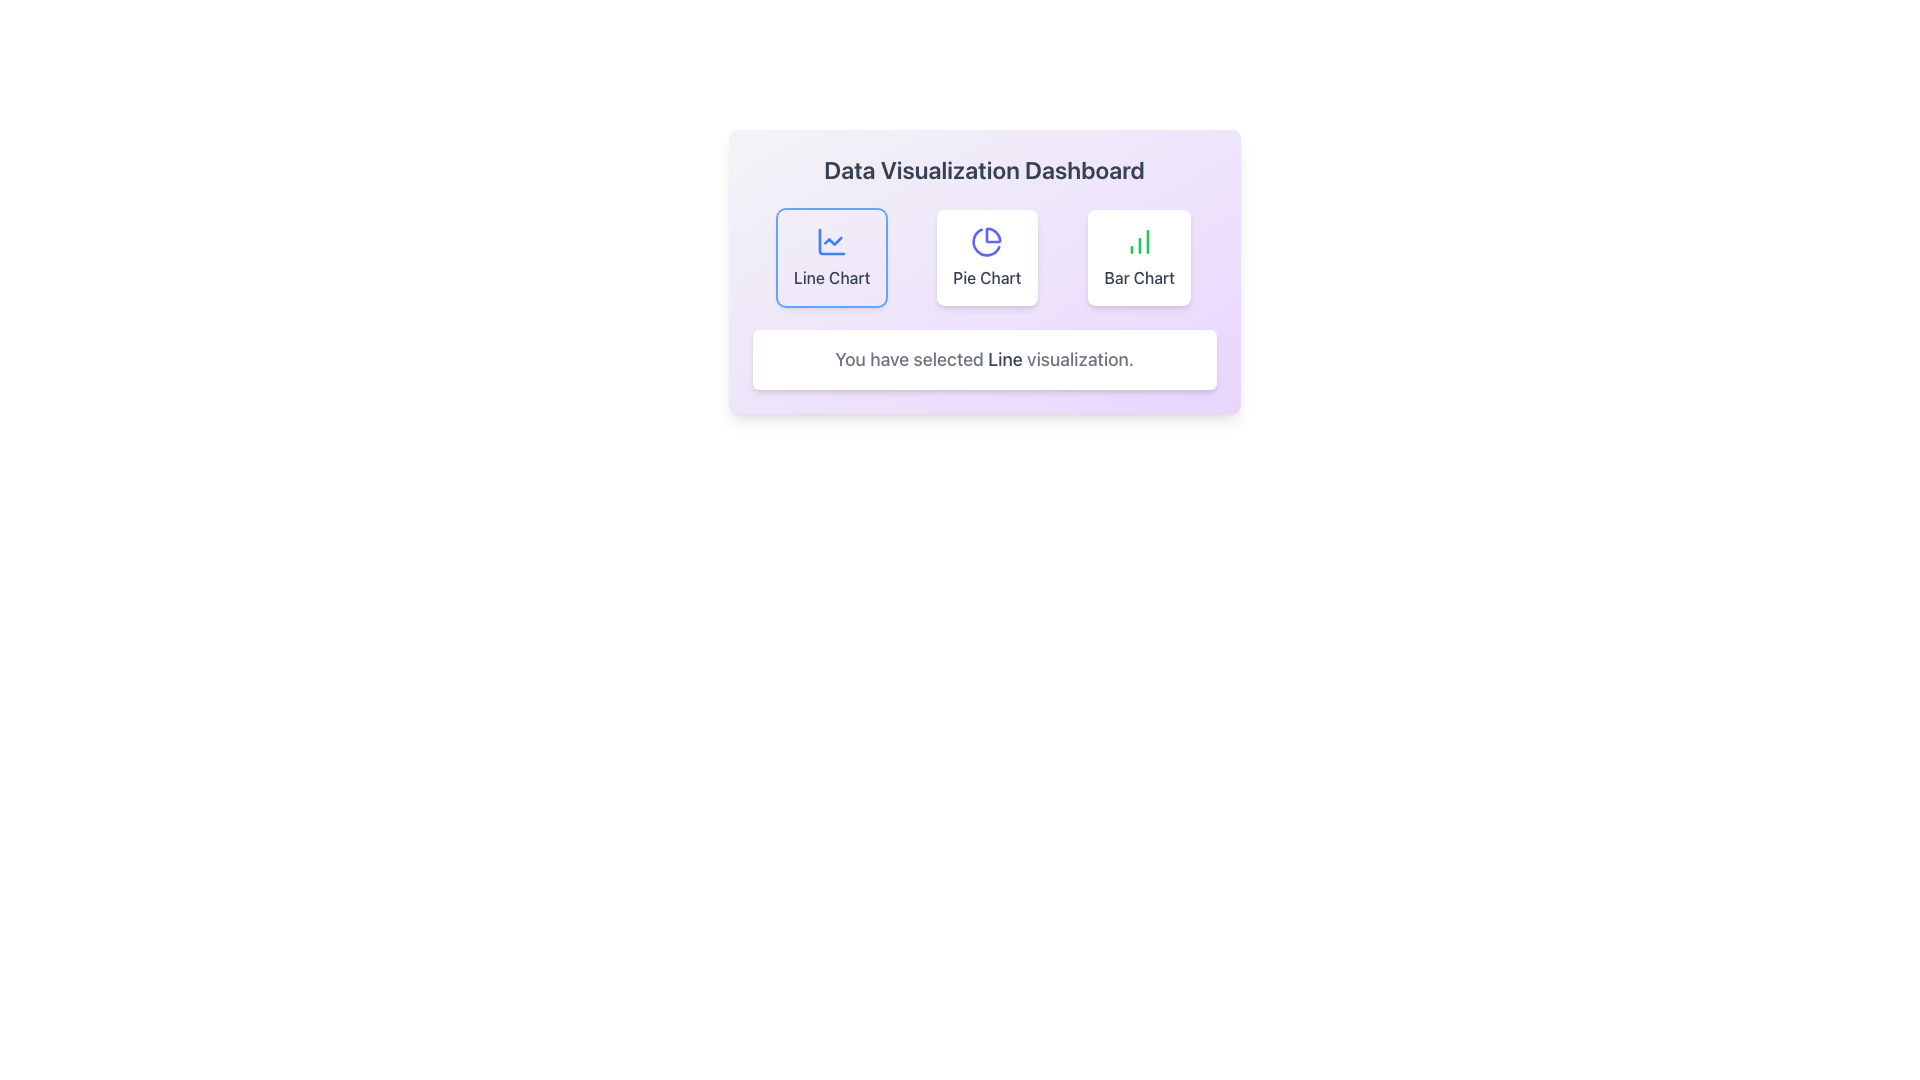 Image resolution: width=1920 pixels, height=1080 pixels. I want to click on the text label at the bottom of the first option card in the horizontal group of three options on the dashboard interface, which describes the functionality of the card, so click(832, 277).